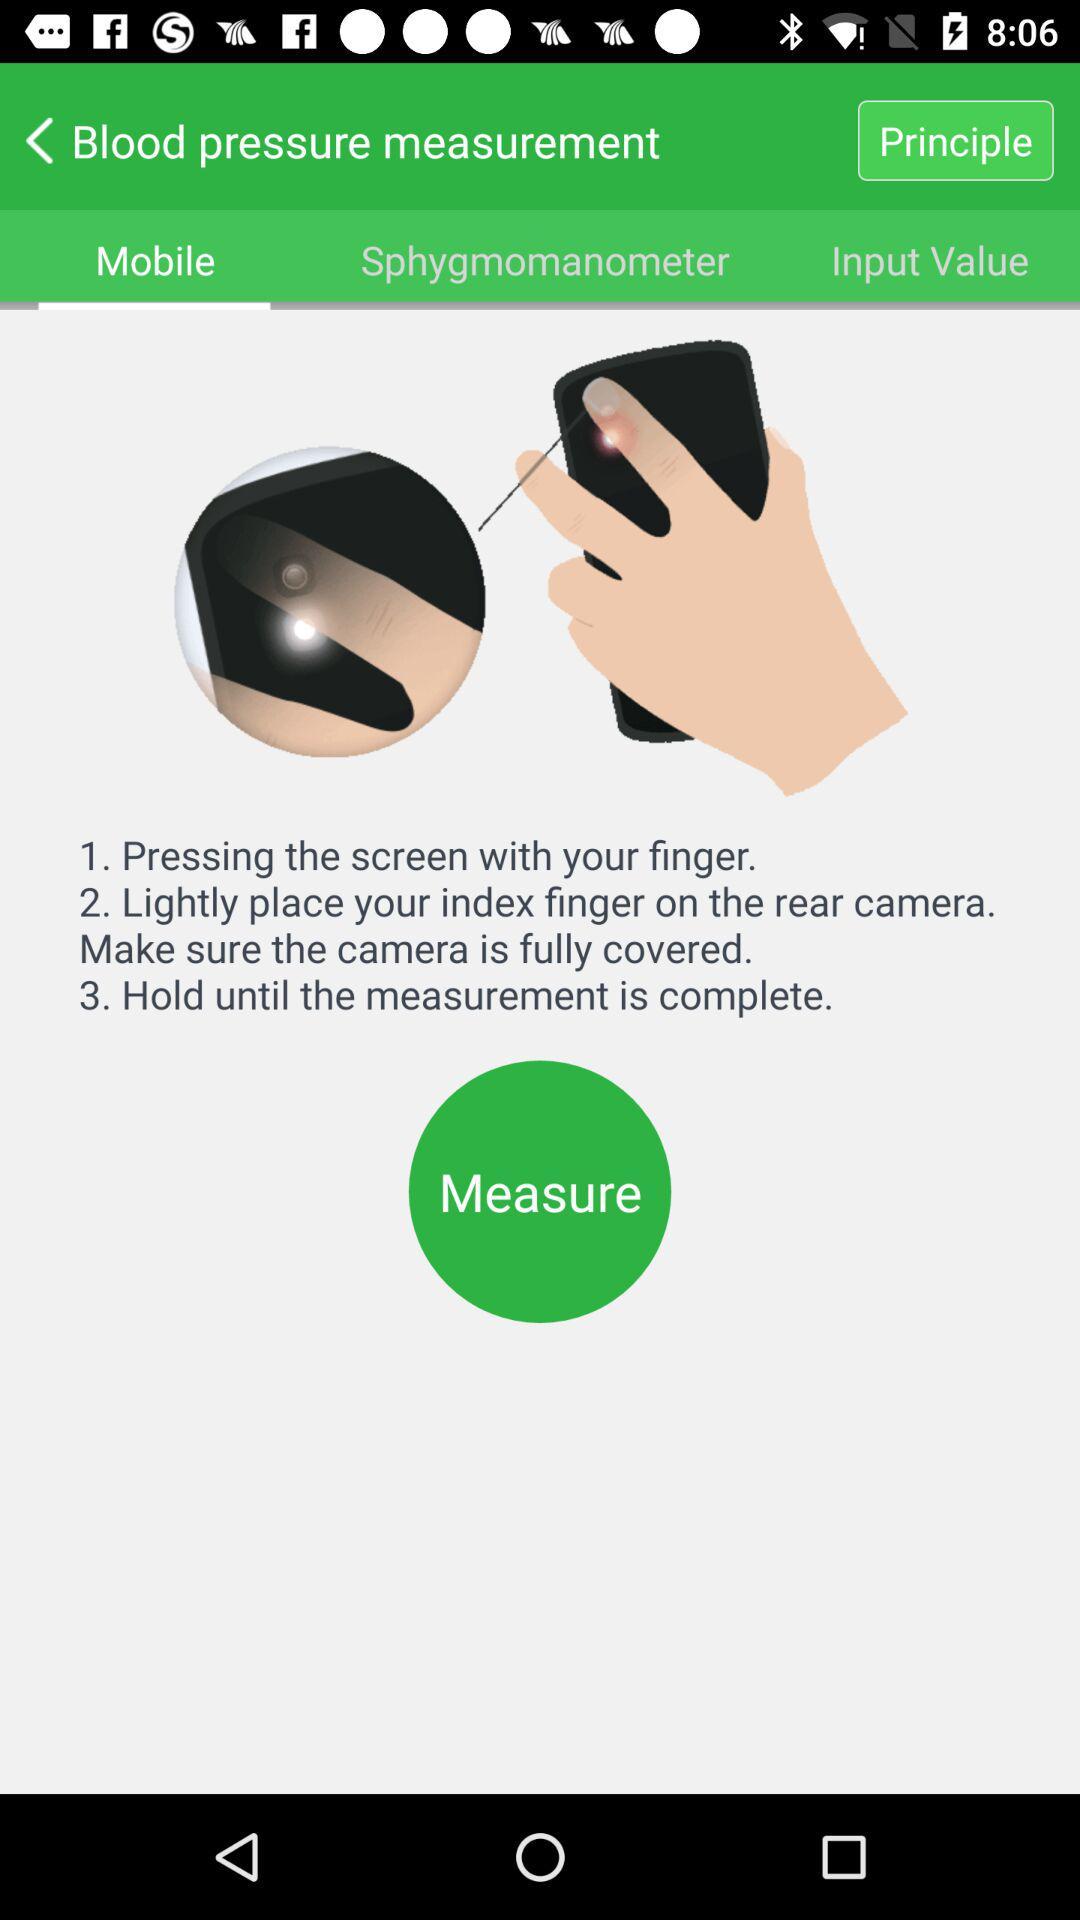 This screenshot has width=1080, height=1920. Describe the element at coordinates (954, 139) in the screenshot. I see `the item to the right of the blood pressure measurement icon` at that location.